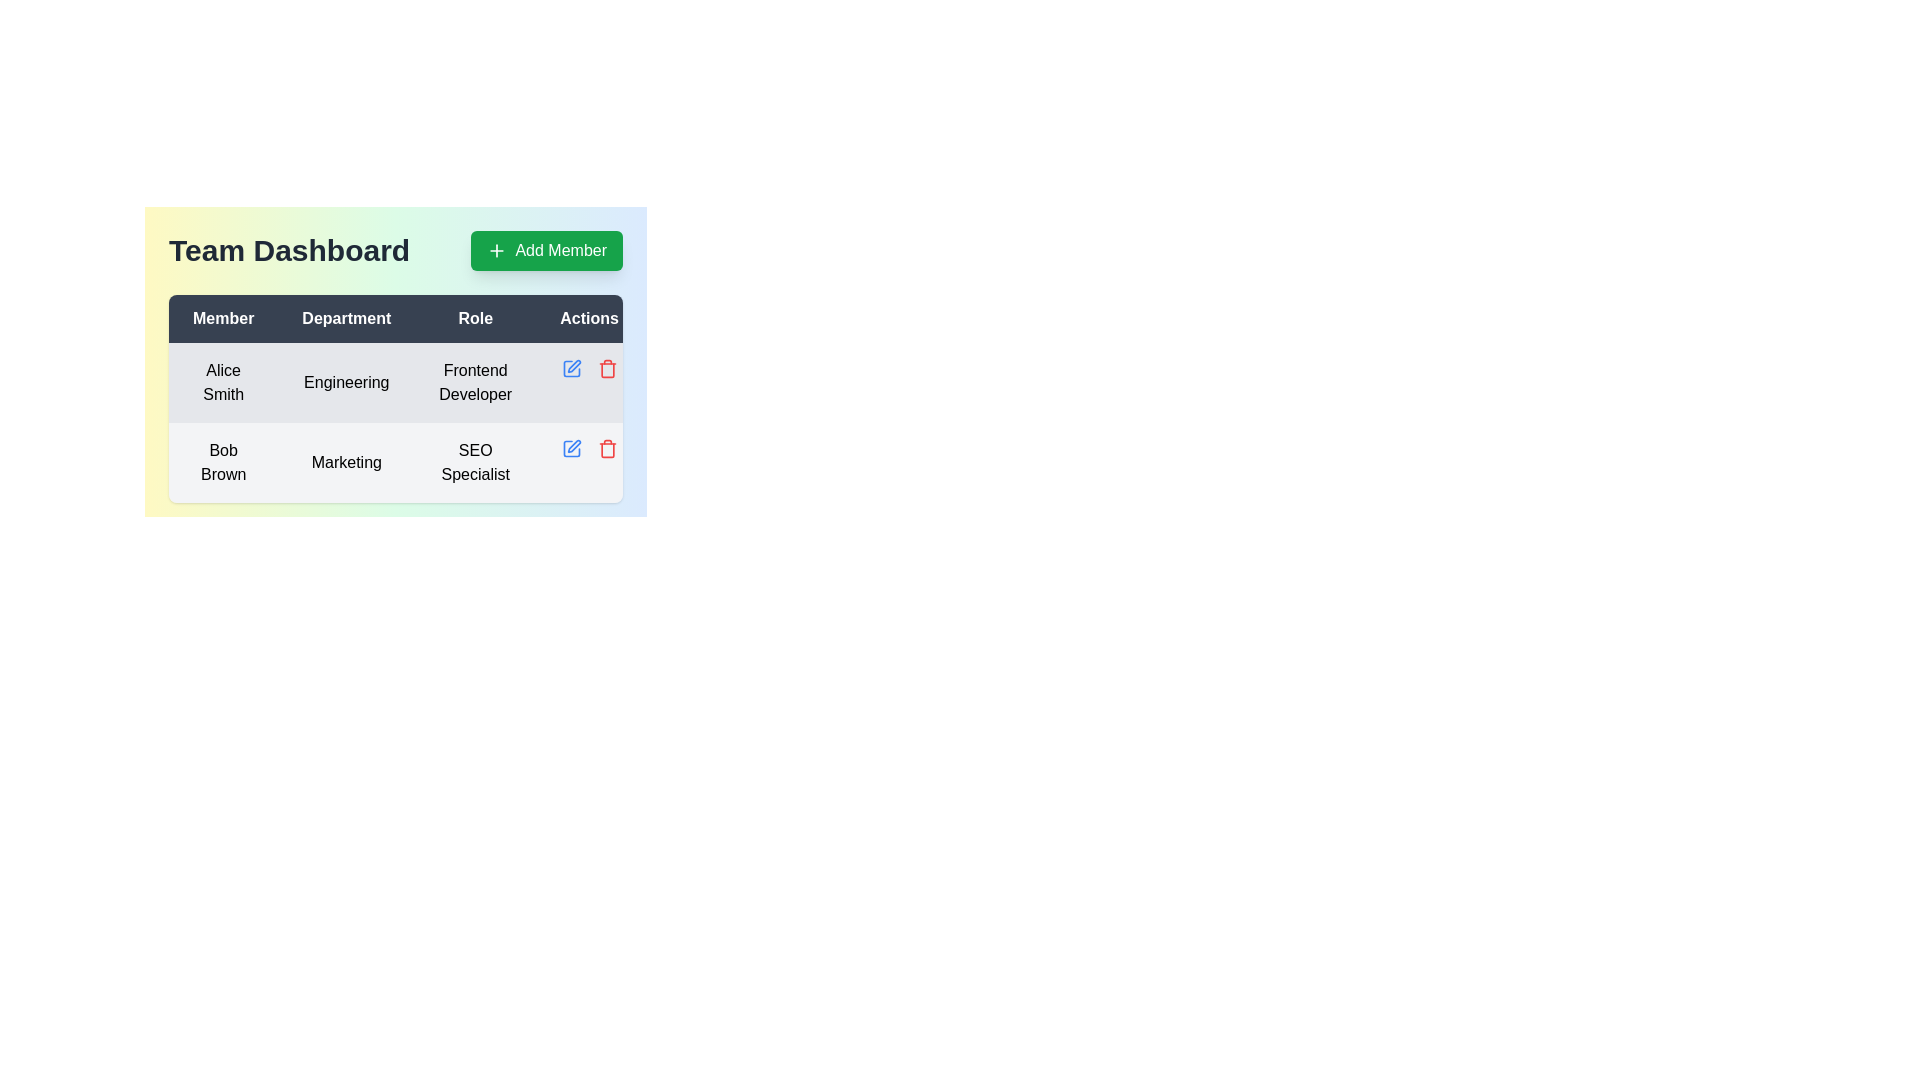 The height and width of the screenshot is (1080, 1920). I want to click on the 'Actions' text label, which is the fourth header in the menu bar of the user data table, rendered in white on a dark gray background, so click(588, 318).